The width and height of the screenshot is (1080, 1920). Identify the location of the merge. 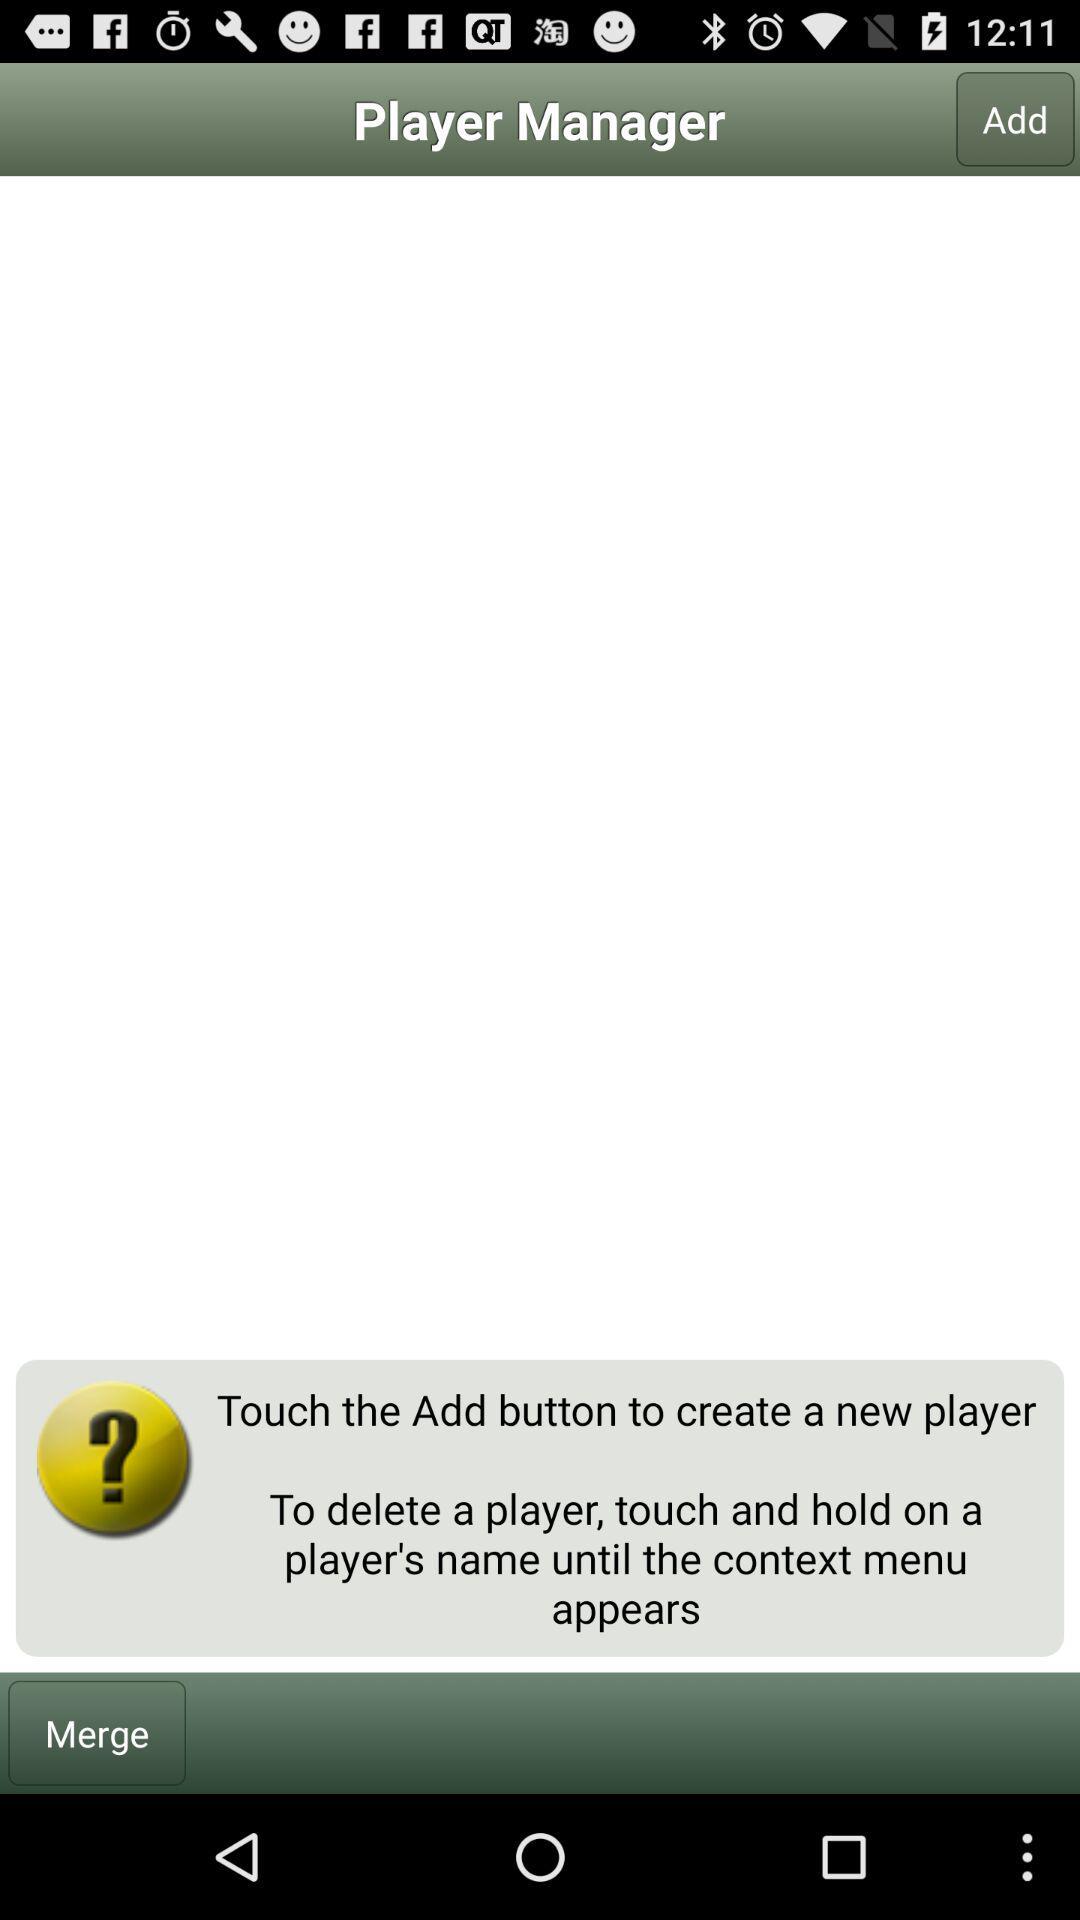
(97, 1732).